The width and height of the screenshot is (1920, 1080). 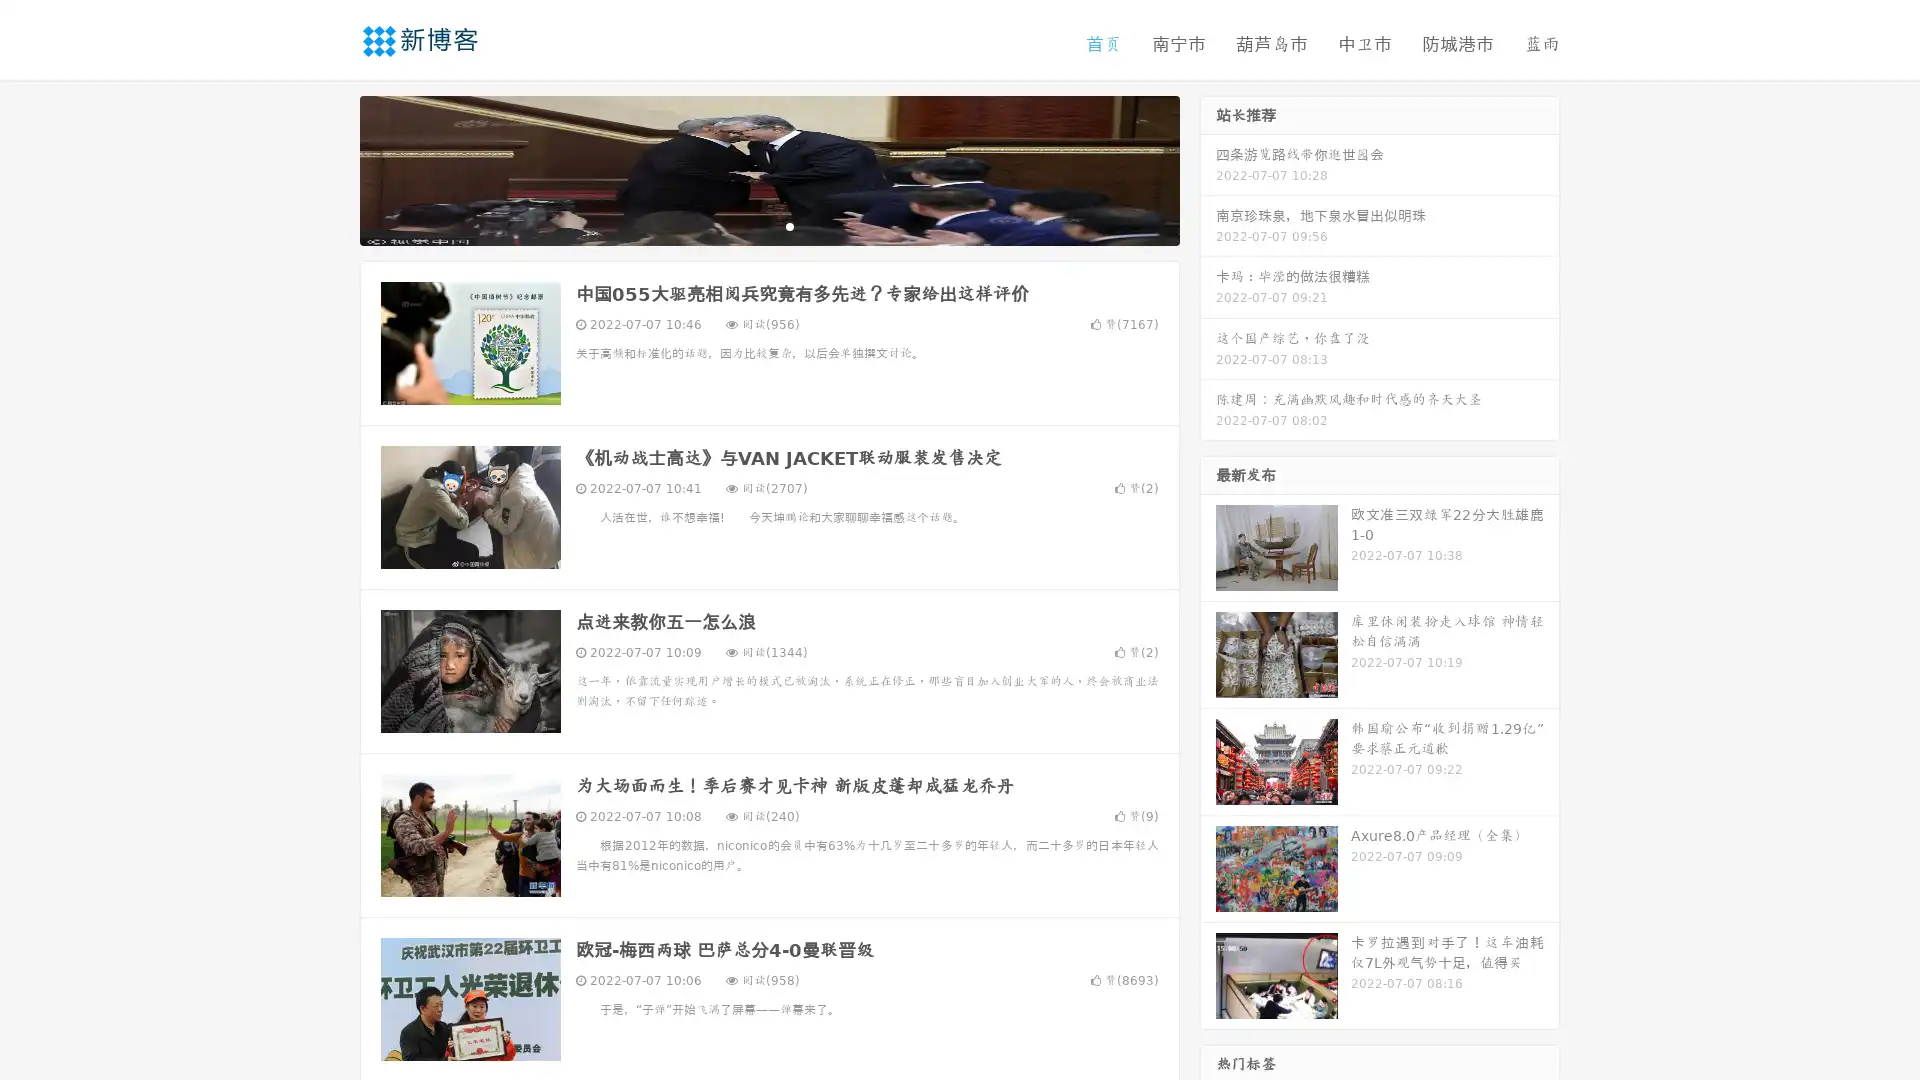 I want to click on Go to slide 3, so click(x=789, y=225).